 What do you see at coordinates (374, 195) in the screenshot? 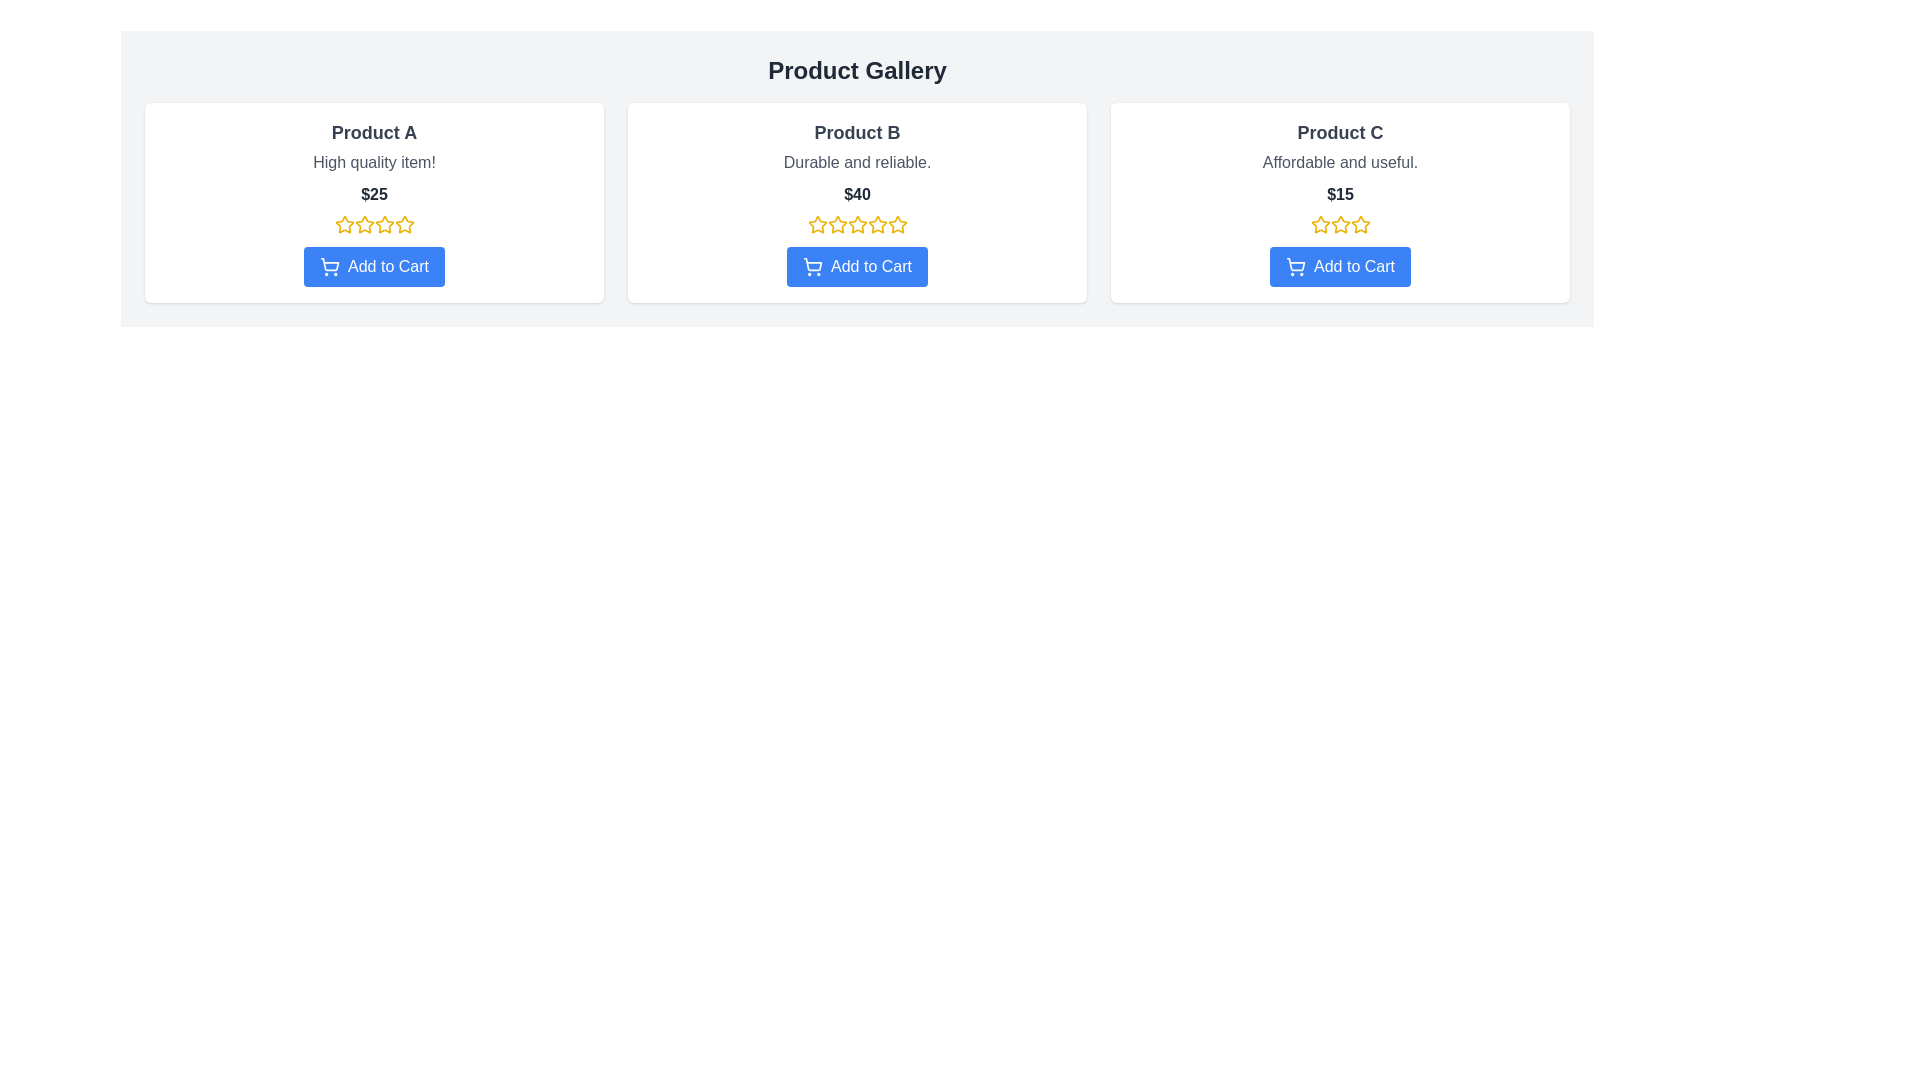
I see `the price text '$25' displayed in bold, dark gray font below the subtitle 'High quality item!' for 'Product A'` at bounding box center [374, 195].